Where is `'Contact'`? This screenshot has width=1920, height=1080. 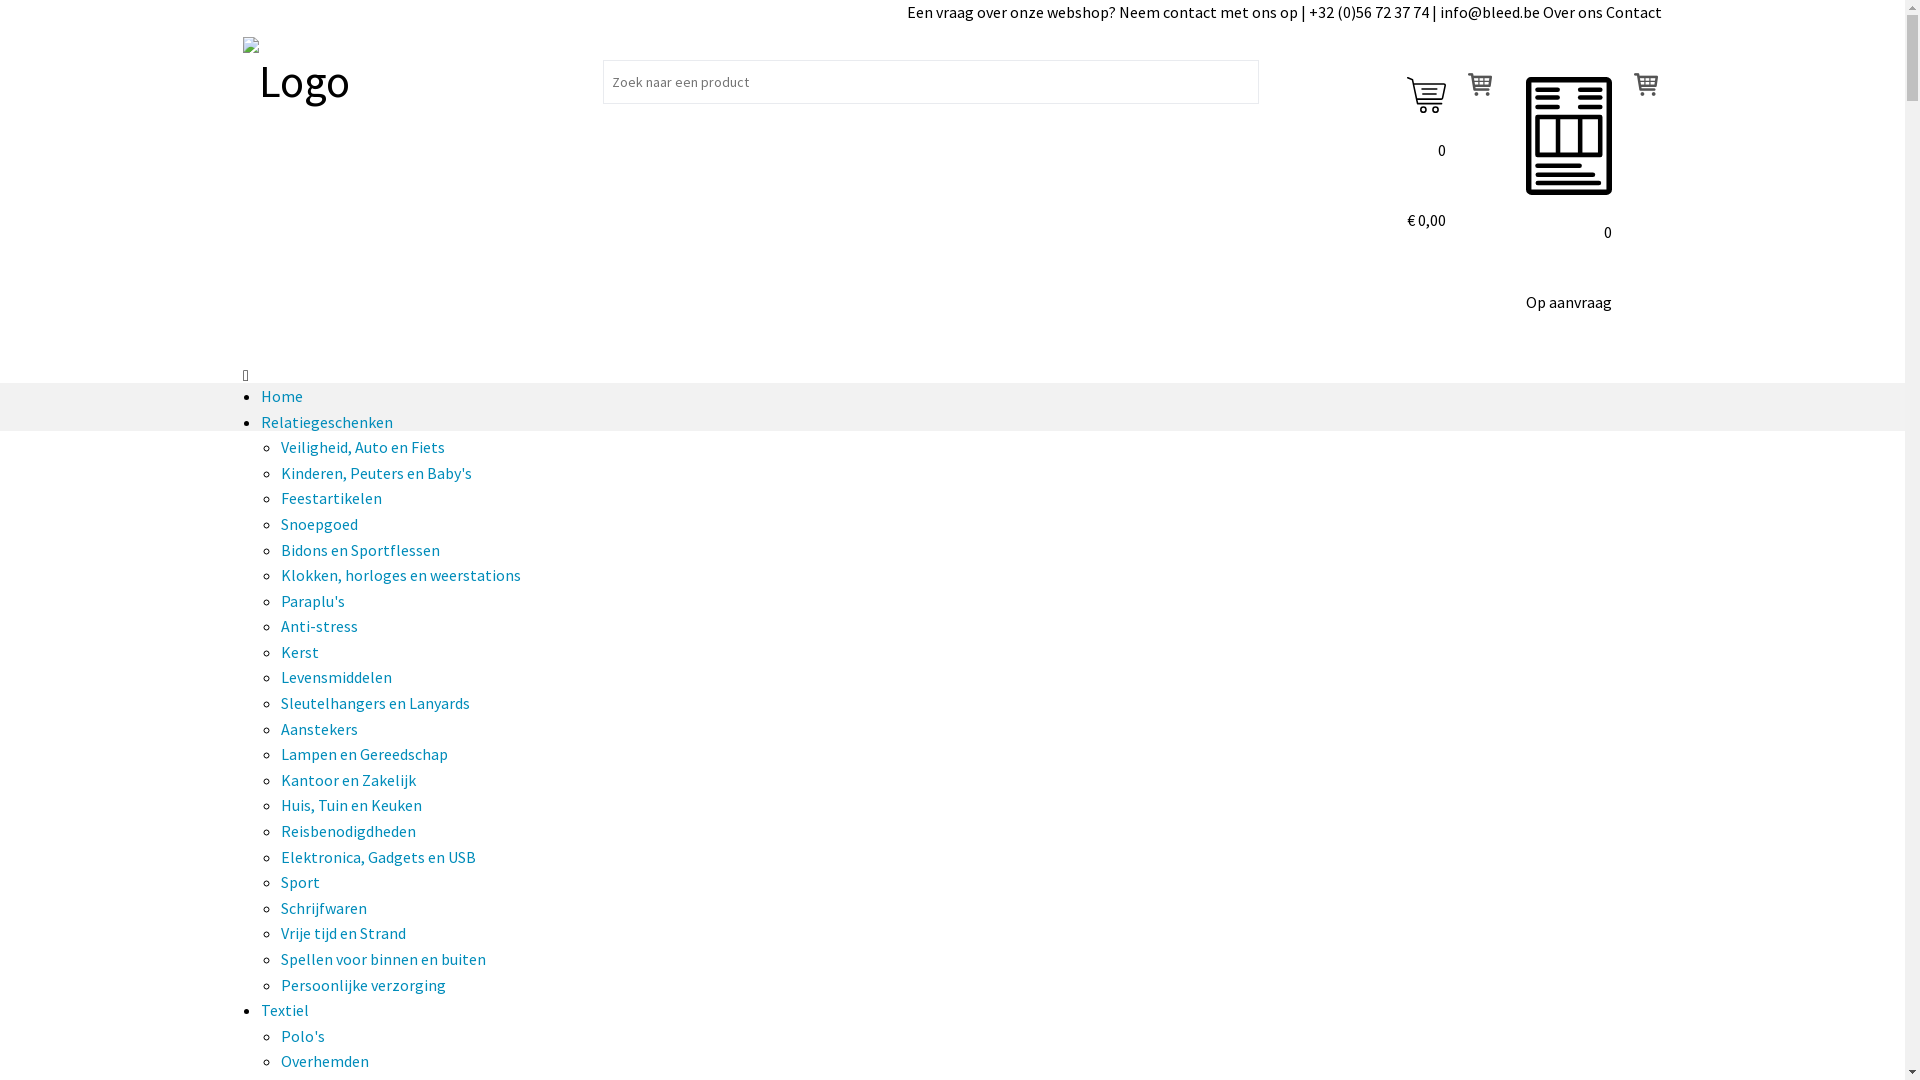 'Contact' is located at coordinates (1633, 11).